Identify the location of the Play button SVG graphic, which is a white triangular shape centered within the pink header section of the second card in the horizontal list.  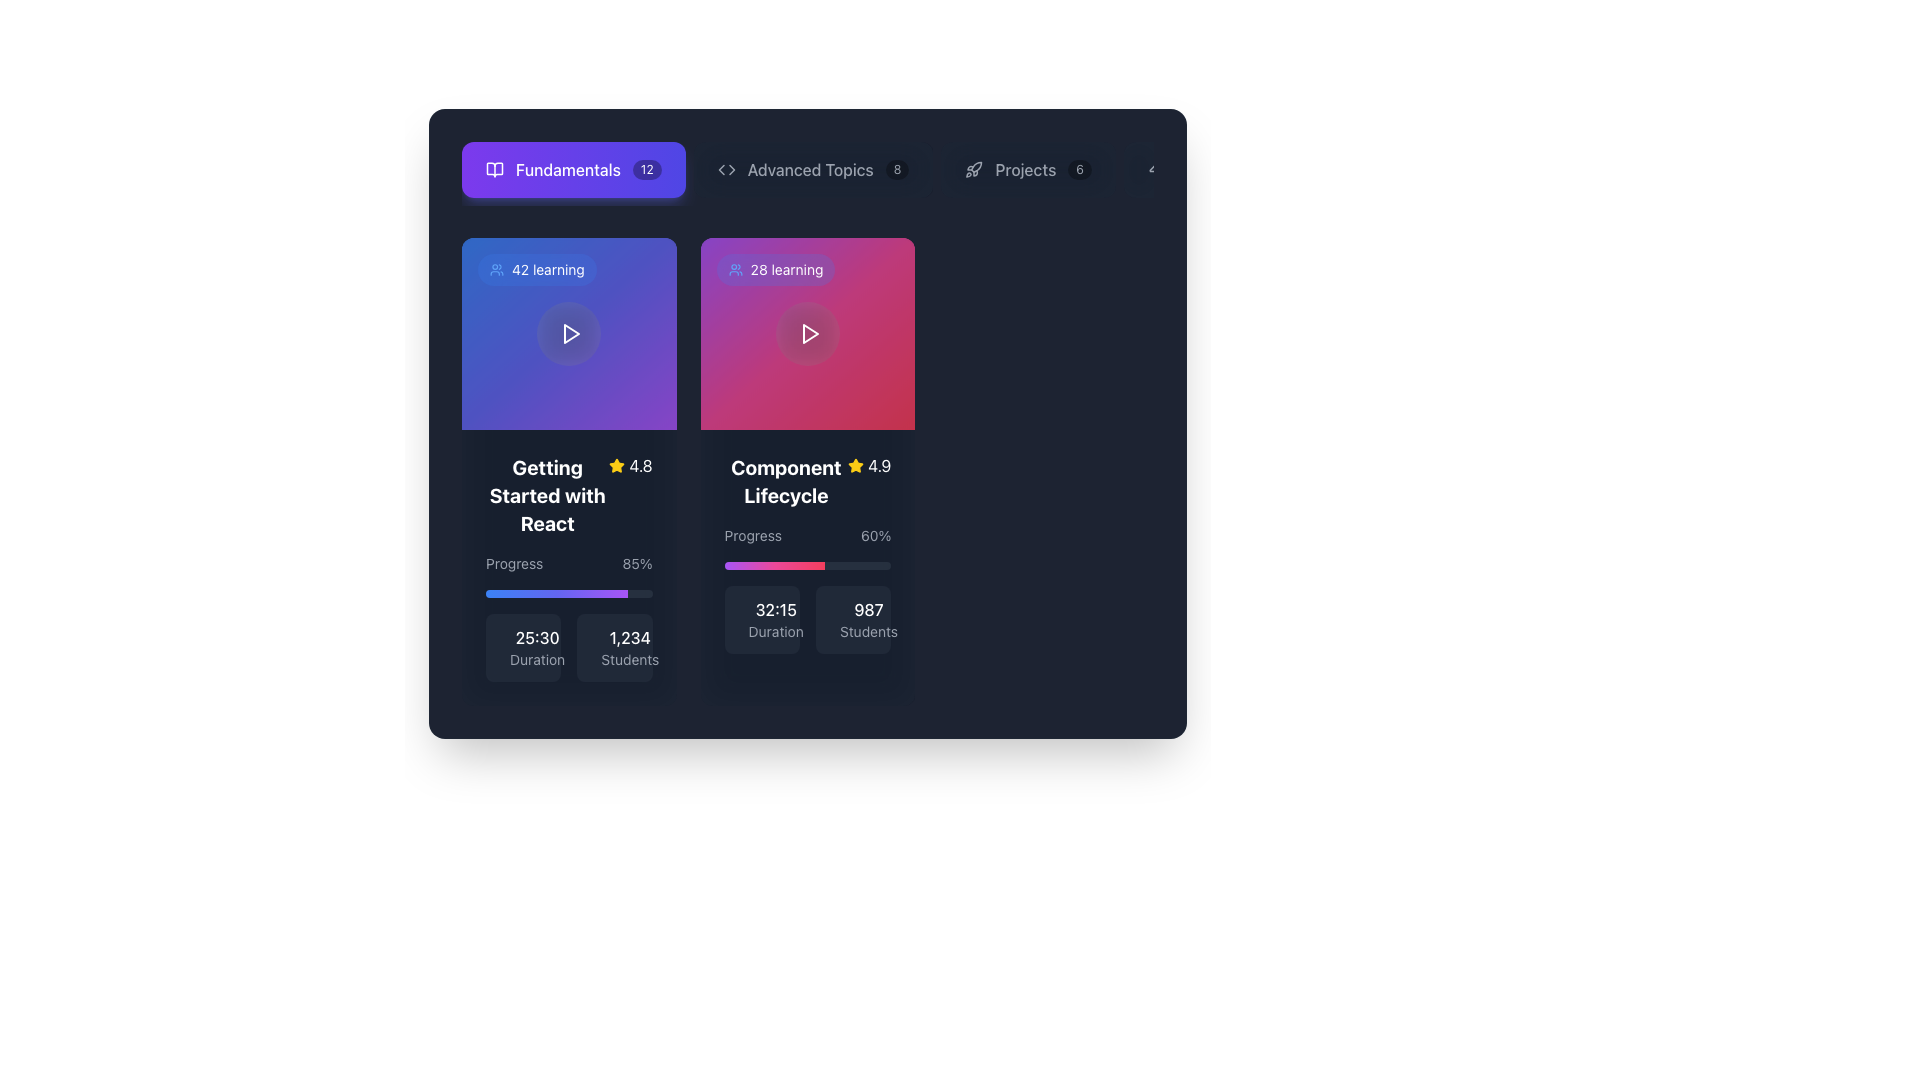
(811, 333).